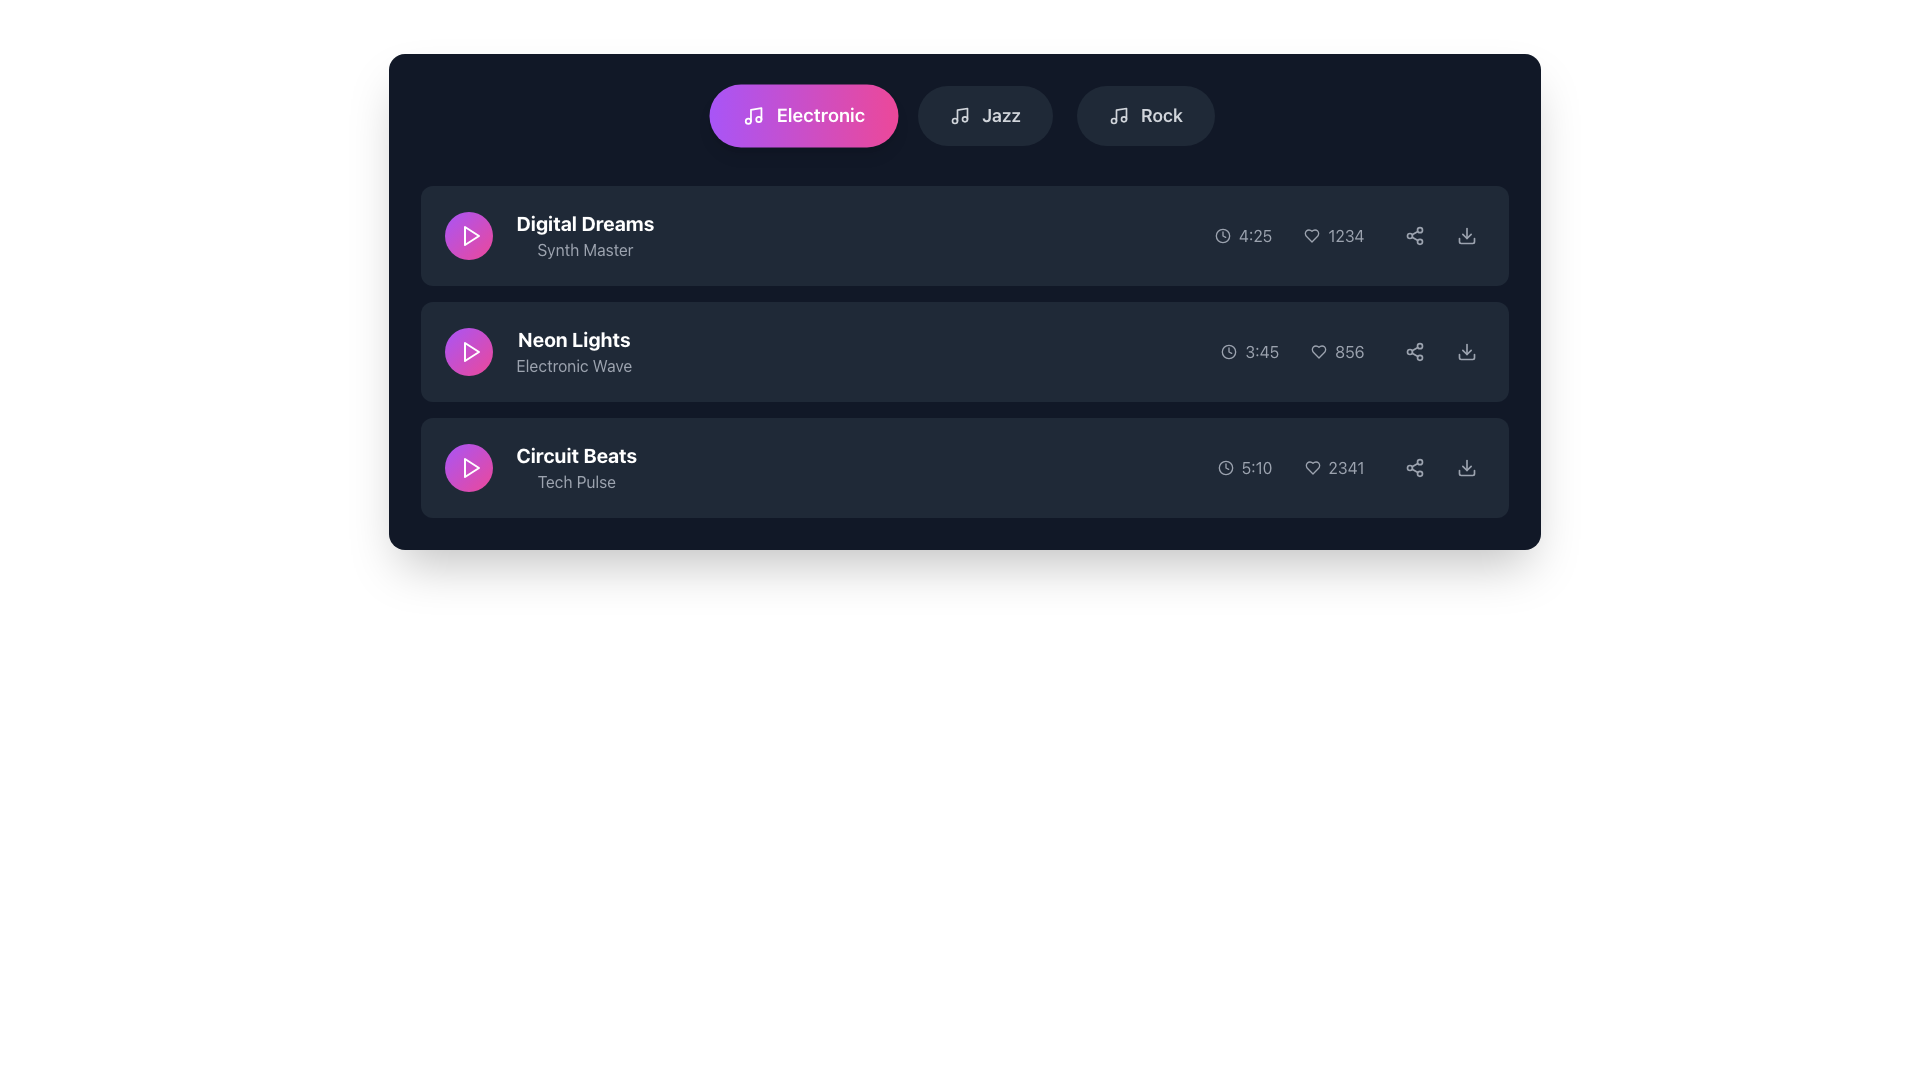 The image size is (1920, 1080). I want to click on the 'Electronic' button which contains a musical note icon outlined in white on a purple to pink background, so click(752, 115).